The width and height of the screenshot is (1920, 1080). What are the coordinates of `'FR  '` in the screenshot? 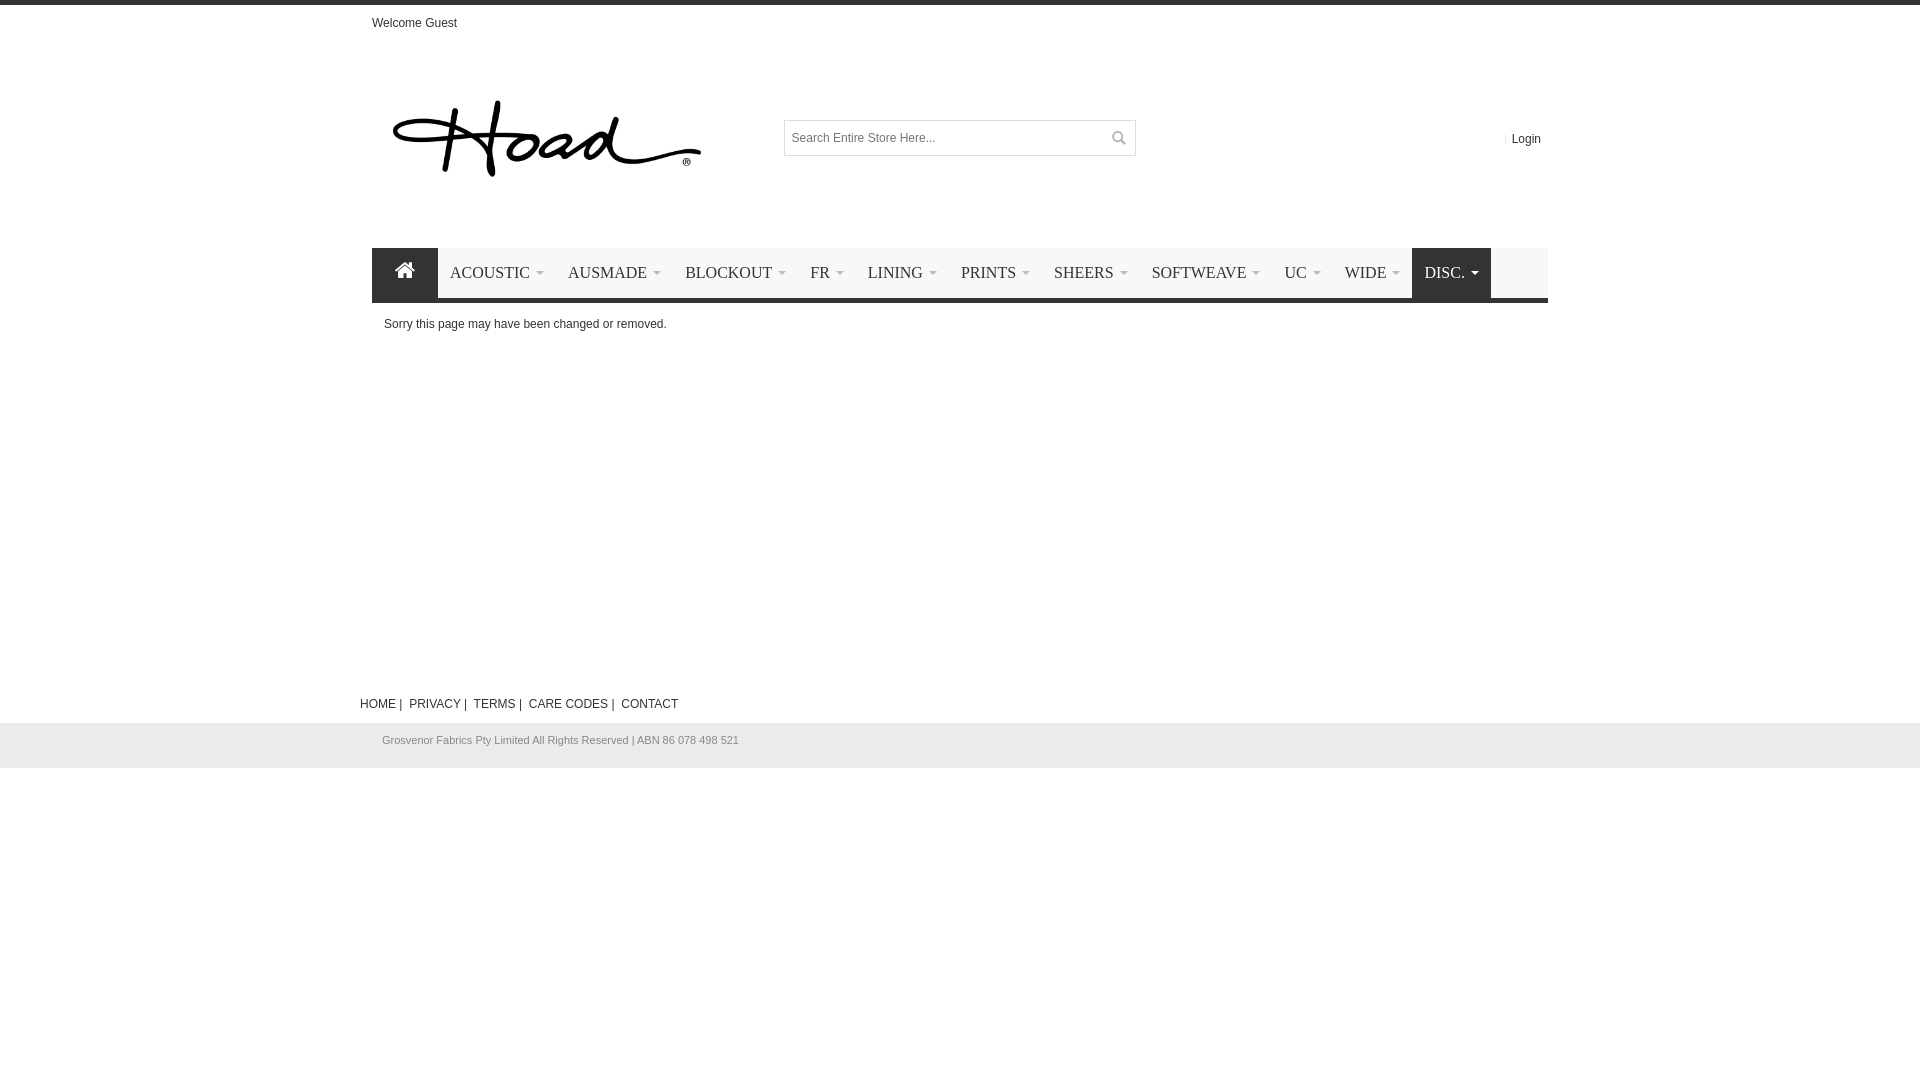 It's located at (796, 273).